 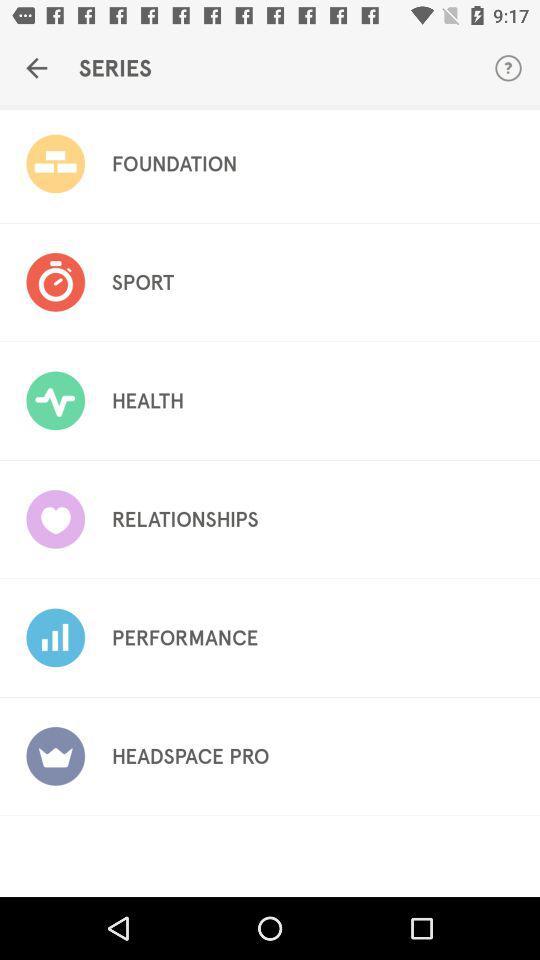 What do you see at coordinates (185, 637) in the screenshot?
I see `the icon below relationships icon` at bounding box center [185, 637].